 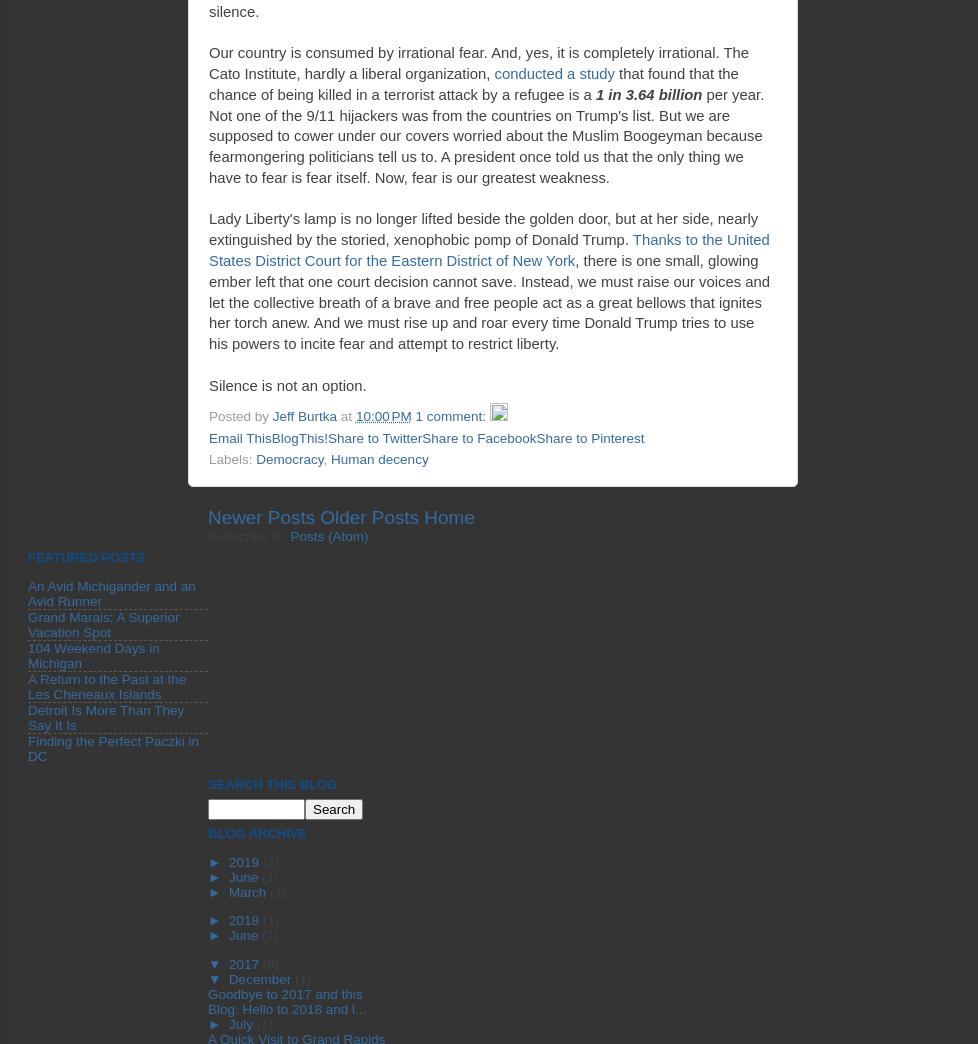 What do you see at coordinates (590, 436) in the screenshot?
I see `'Share to Pinterest'` at bounding box center [590, 436].